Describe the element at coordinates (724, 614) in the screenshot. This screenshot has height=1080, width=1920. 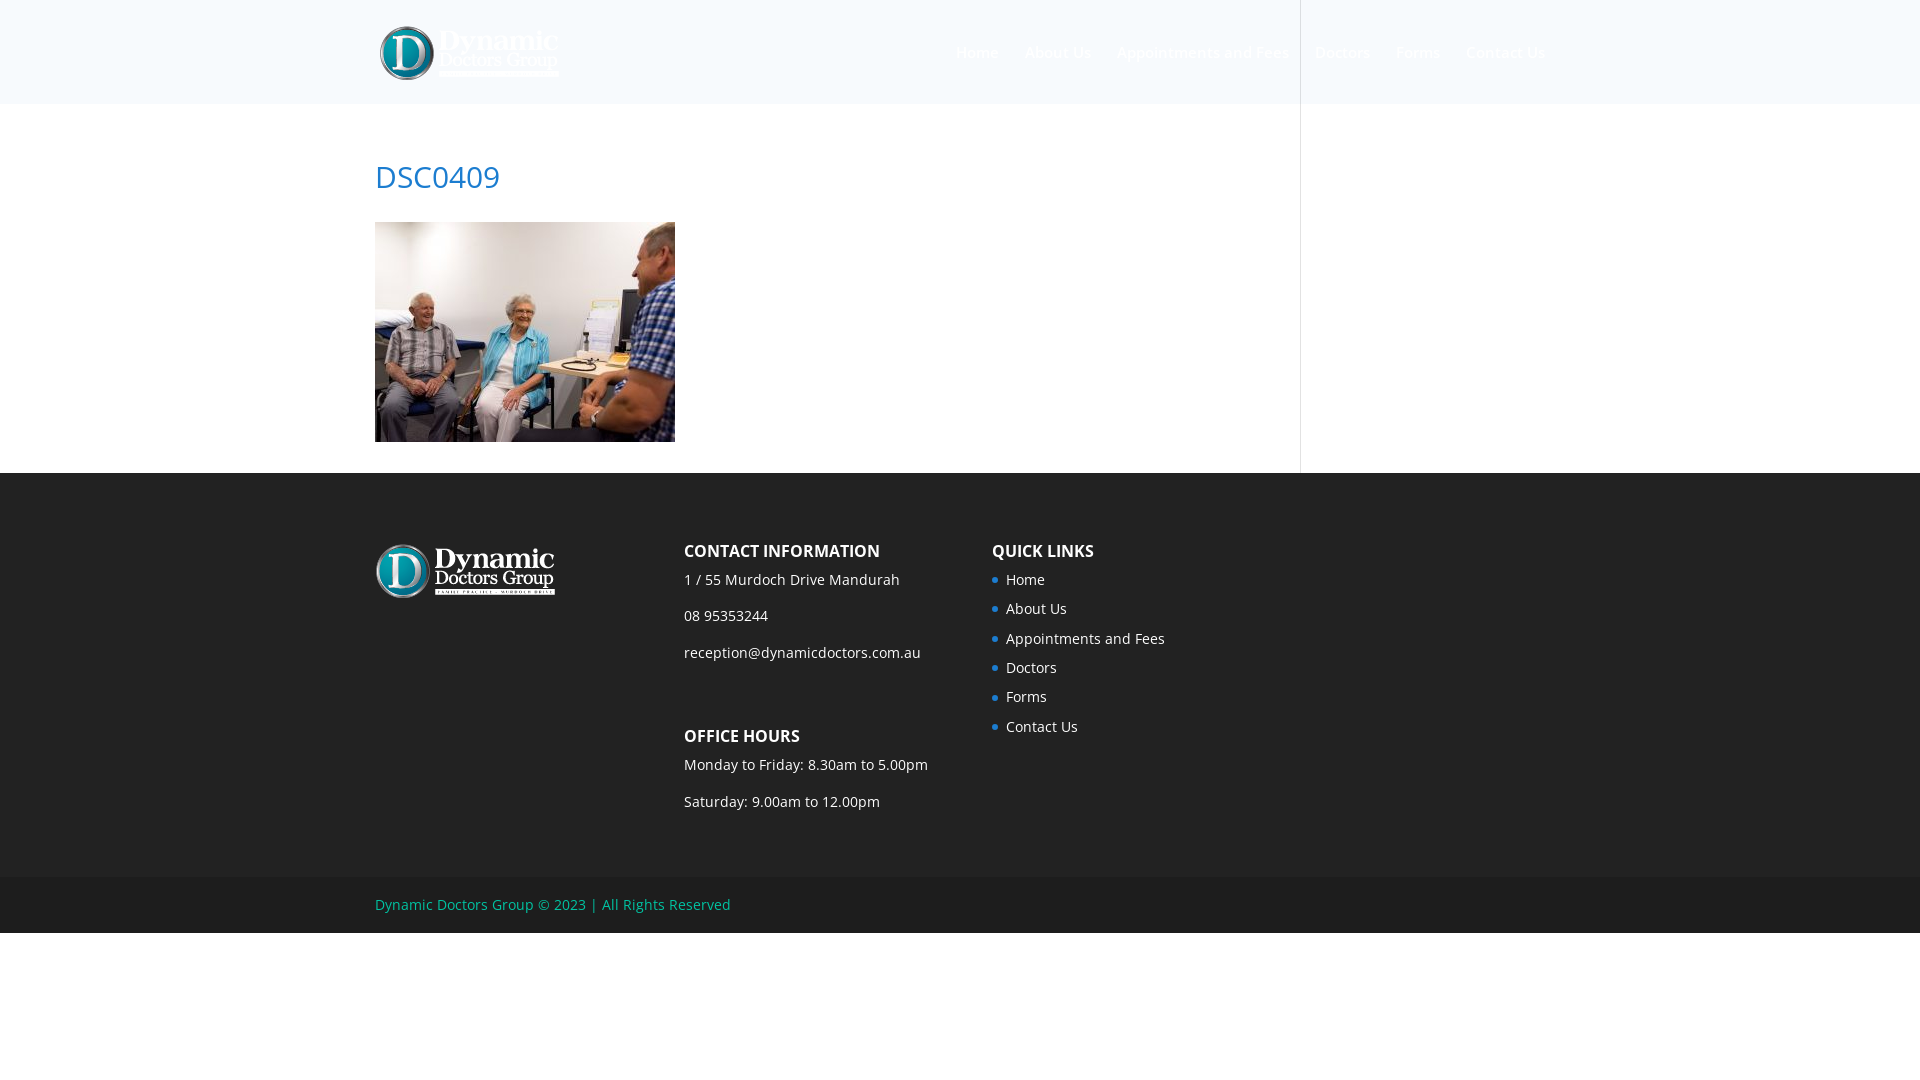
I see `'08 95353244'` at that location.